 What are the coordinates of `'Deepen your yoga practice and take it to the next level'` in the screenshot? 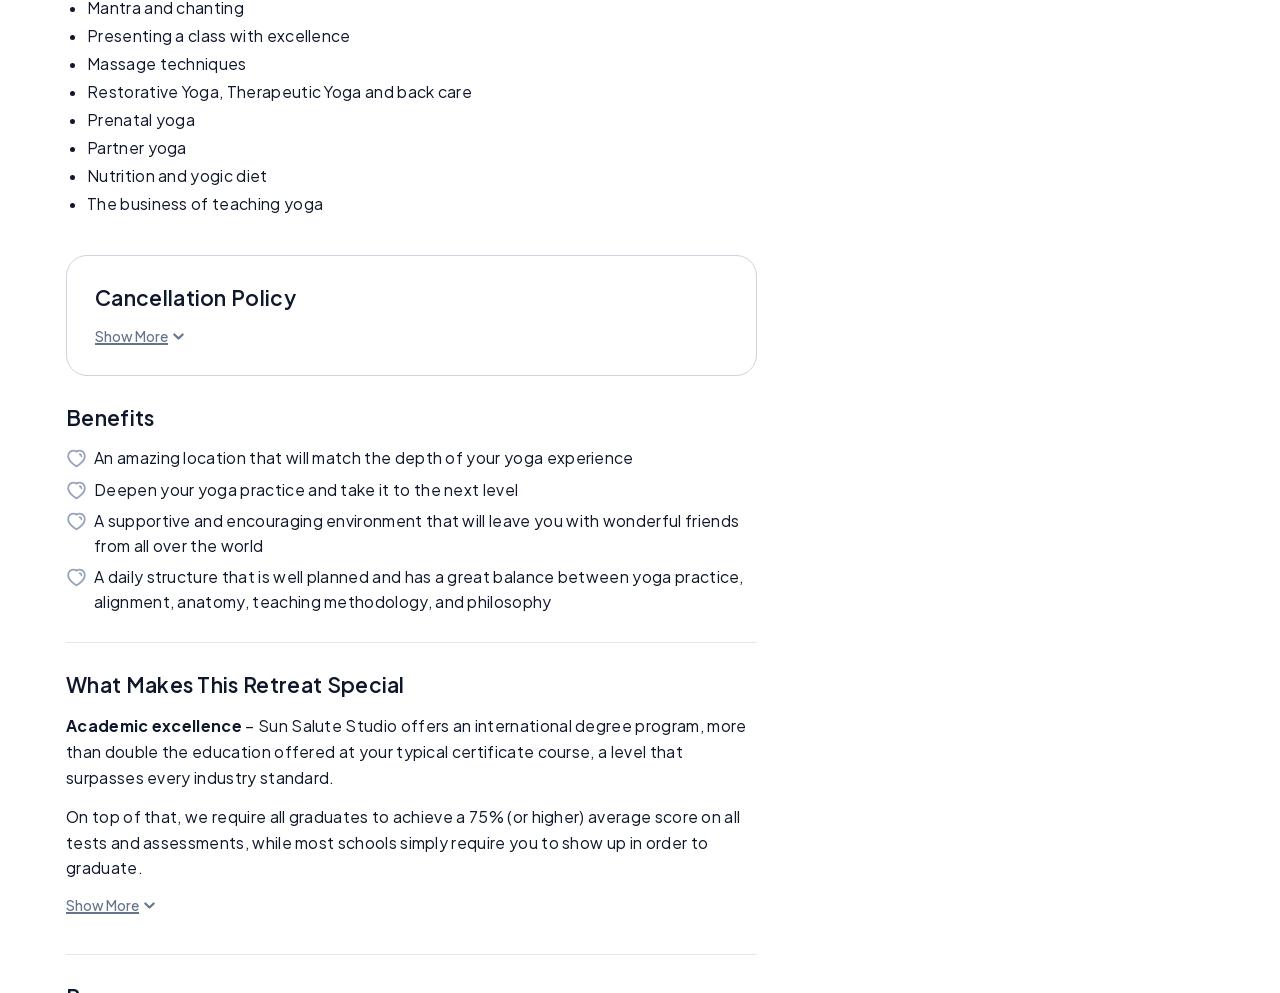 It's located at (305, 487).